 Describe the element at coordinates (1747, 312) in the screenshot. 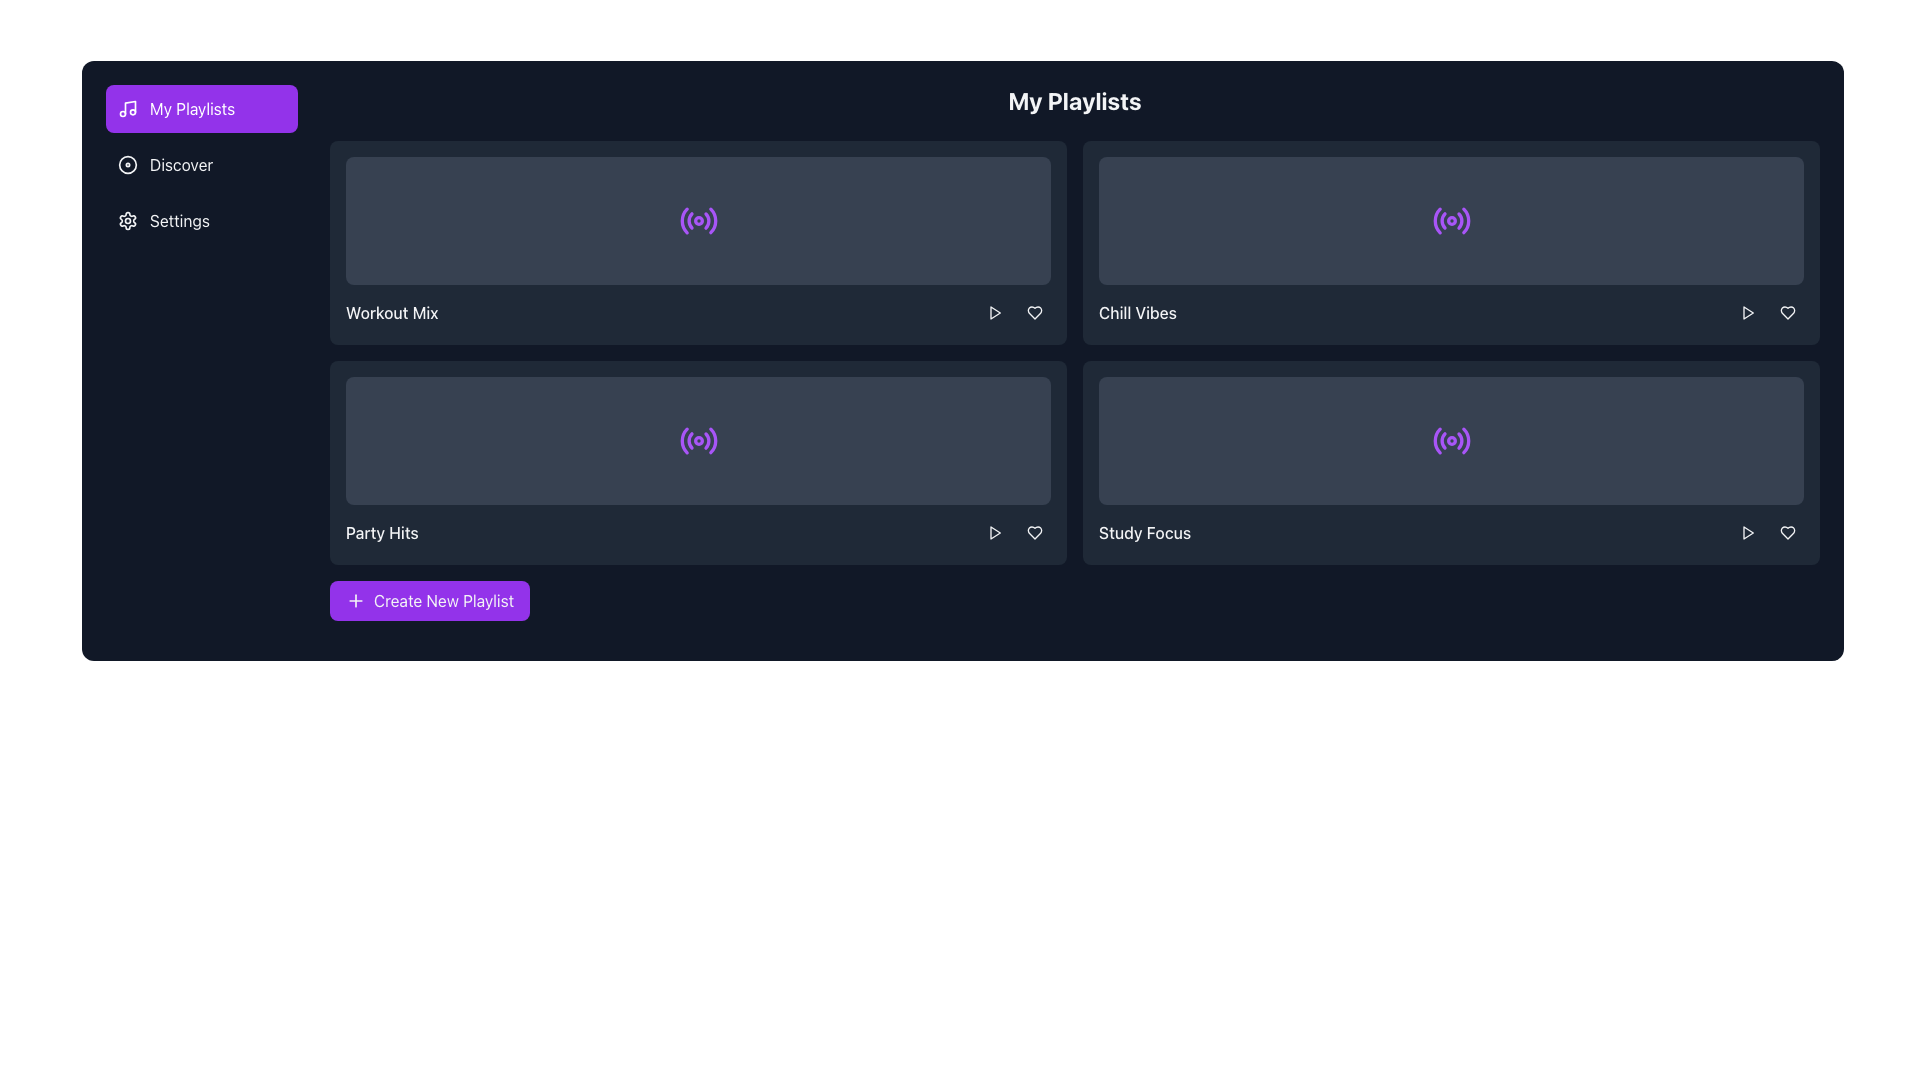

I see `the triangular play button icon located at the top-right corner of the 'Chill Vibes' playlist panel` at that location.